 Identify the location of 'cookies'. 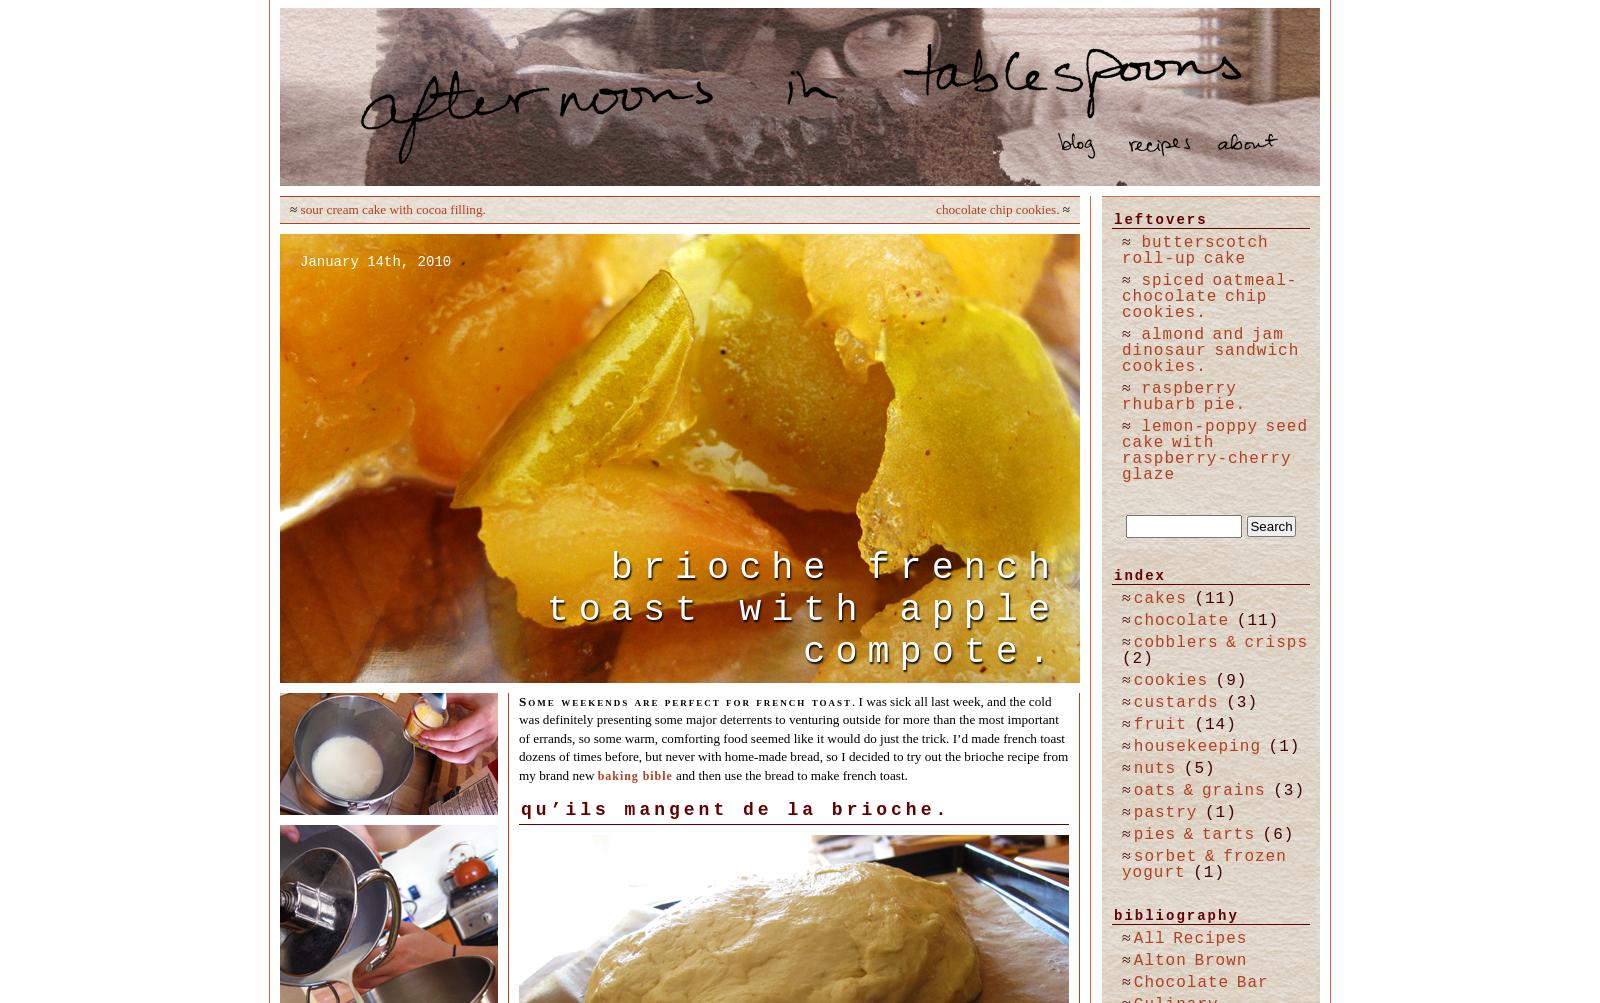
(1170, 681).